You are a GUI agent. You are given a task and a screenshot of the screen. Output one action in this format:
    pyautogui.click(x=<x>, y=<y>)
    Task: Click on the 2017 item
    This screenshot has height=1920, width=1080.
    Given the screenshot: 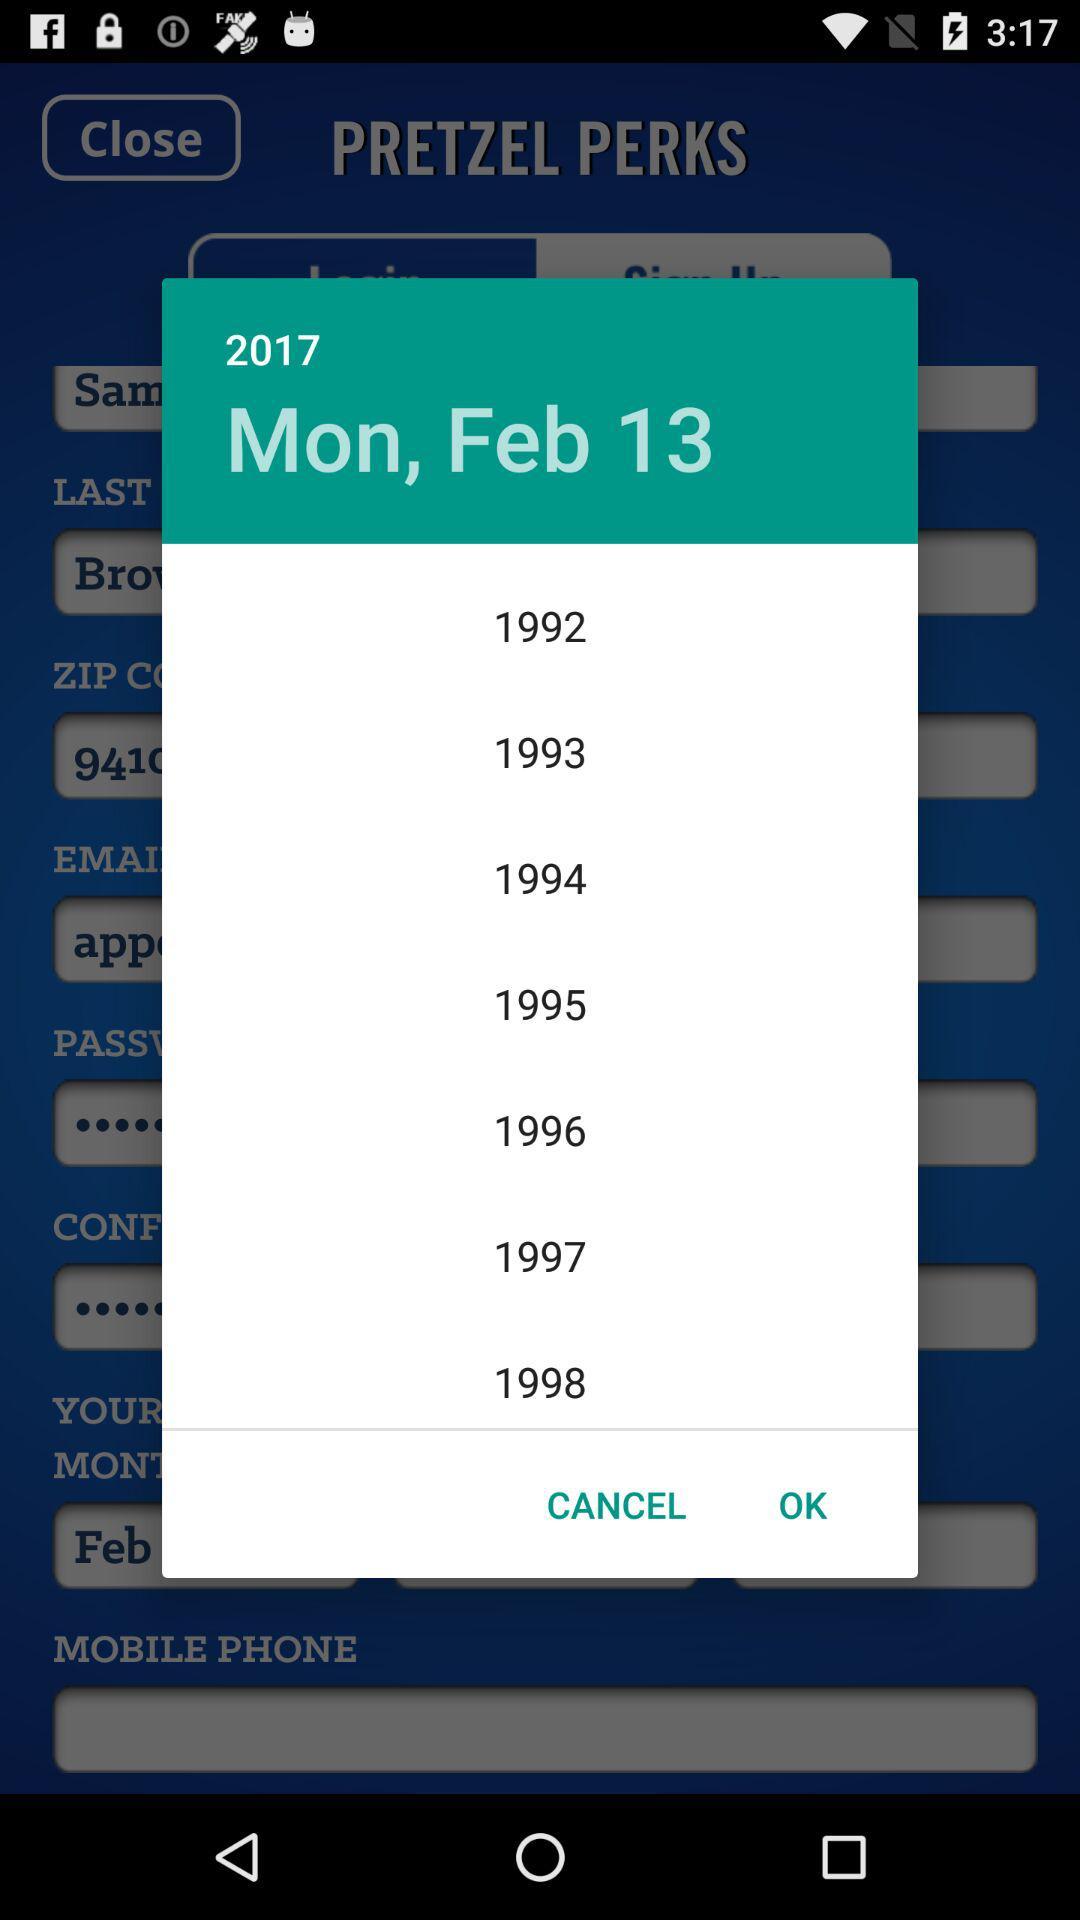 What is the action you would take?
    pyautogui.click(x=540, y=327)
    